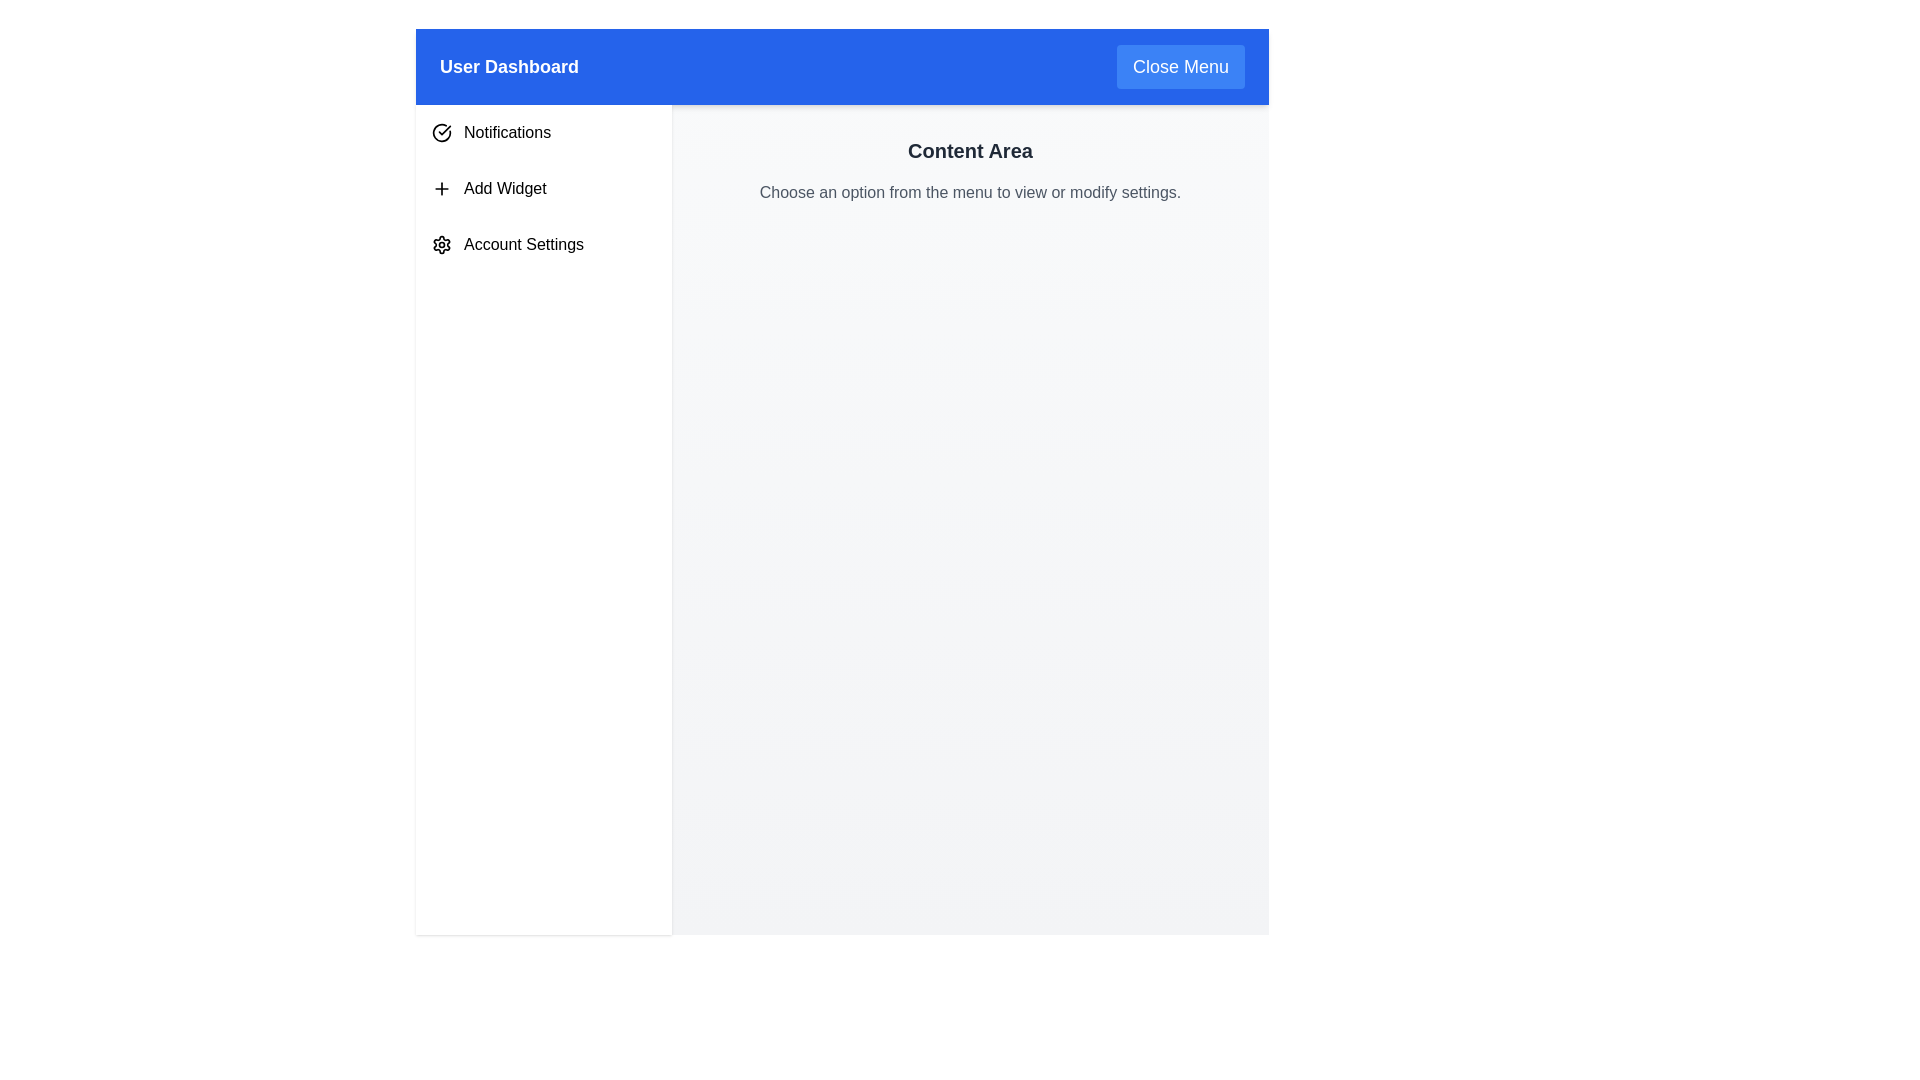  What do you see at coordinates (1180, 65) in the screenshot?
I see `the close menu button located in the top-right section of the header, adjacent to 'User Dashboard'` at bounding box center [1180, 65].